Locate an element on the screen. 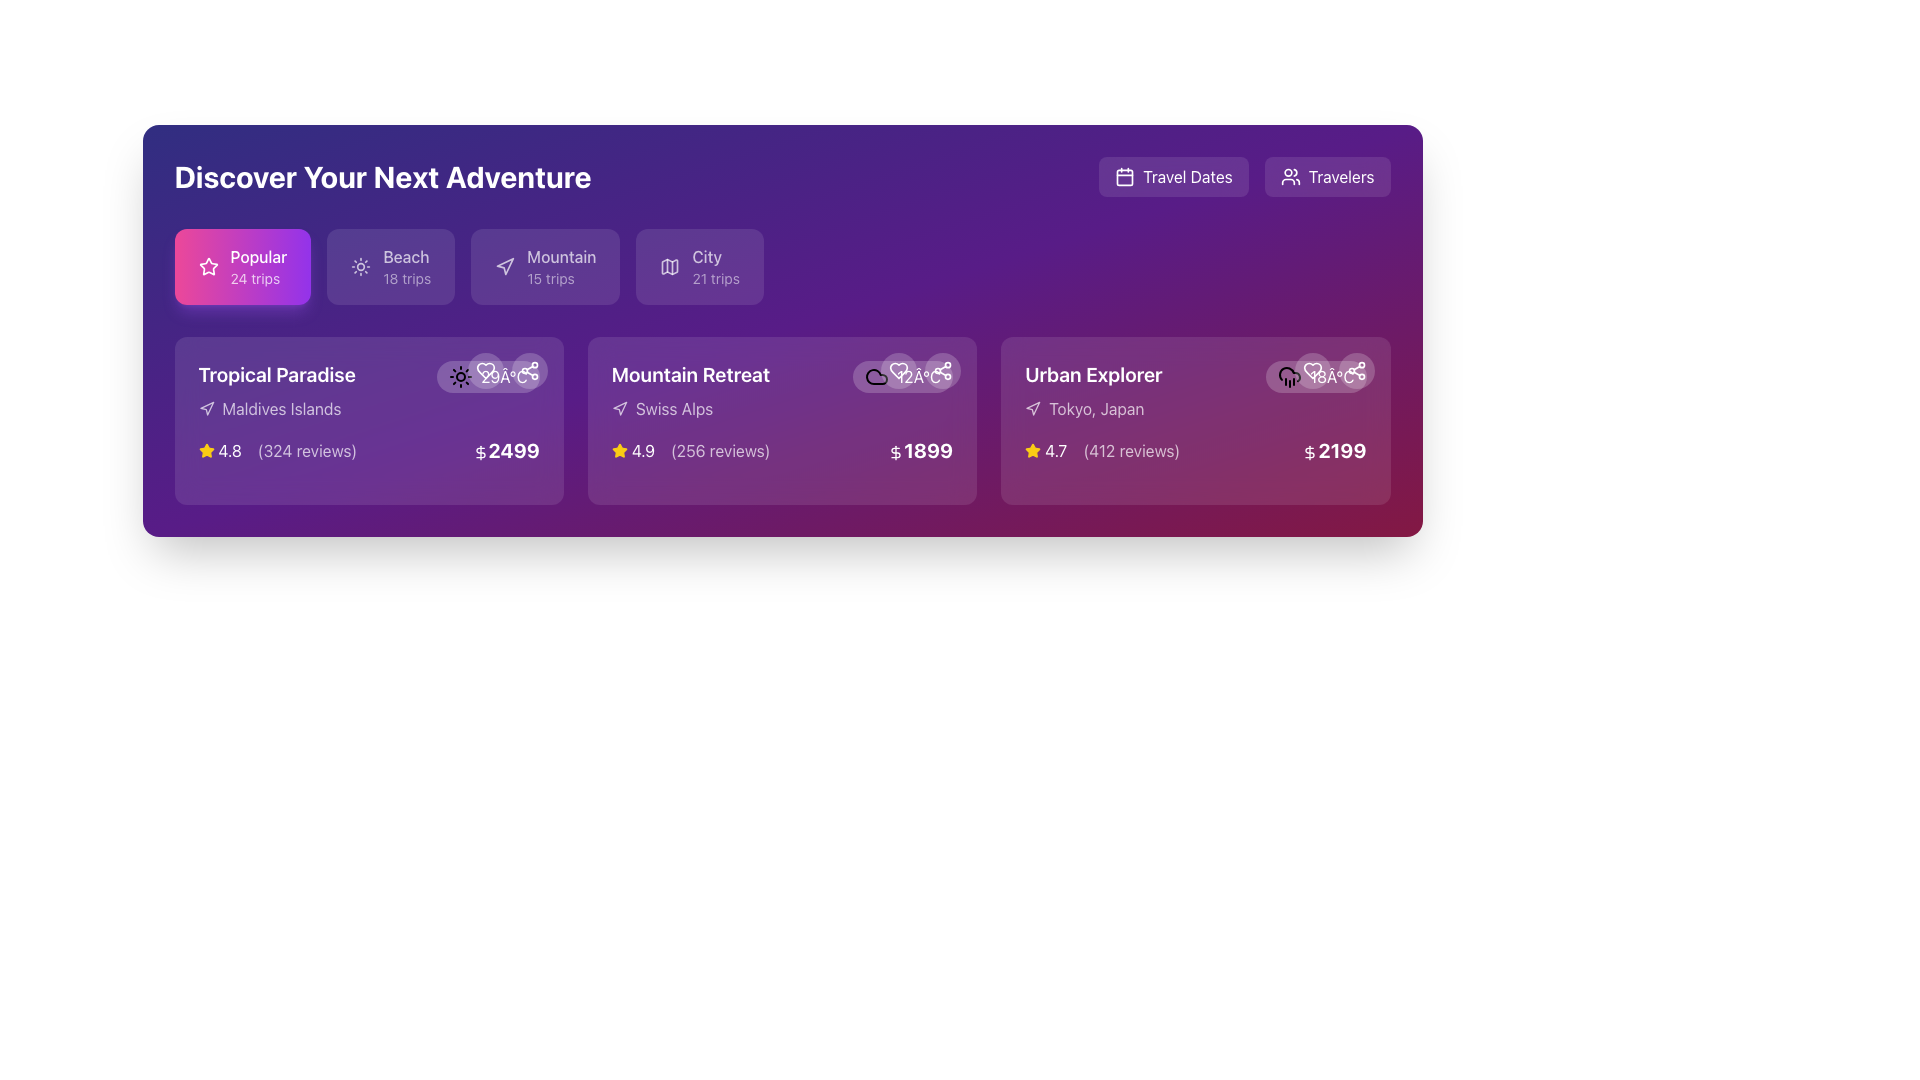 This screenshot has height=1080, width=1920. the heart SVG icon located above the price value in the first card ('Tropical Paradise') is located at coordinates (485, 370).